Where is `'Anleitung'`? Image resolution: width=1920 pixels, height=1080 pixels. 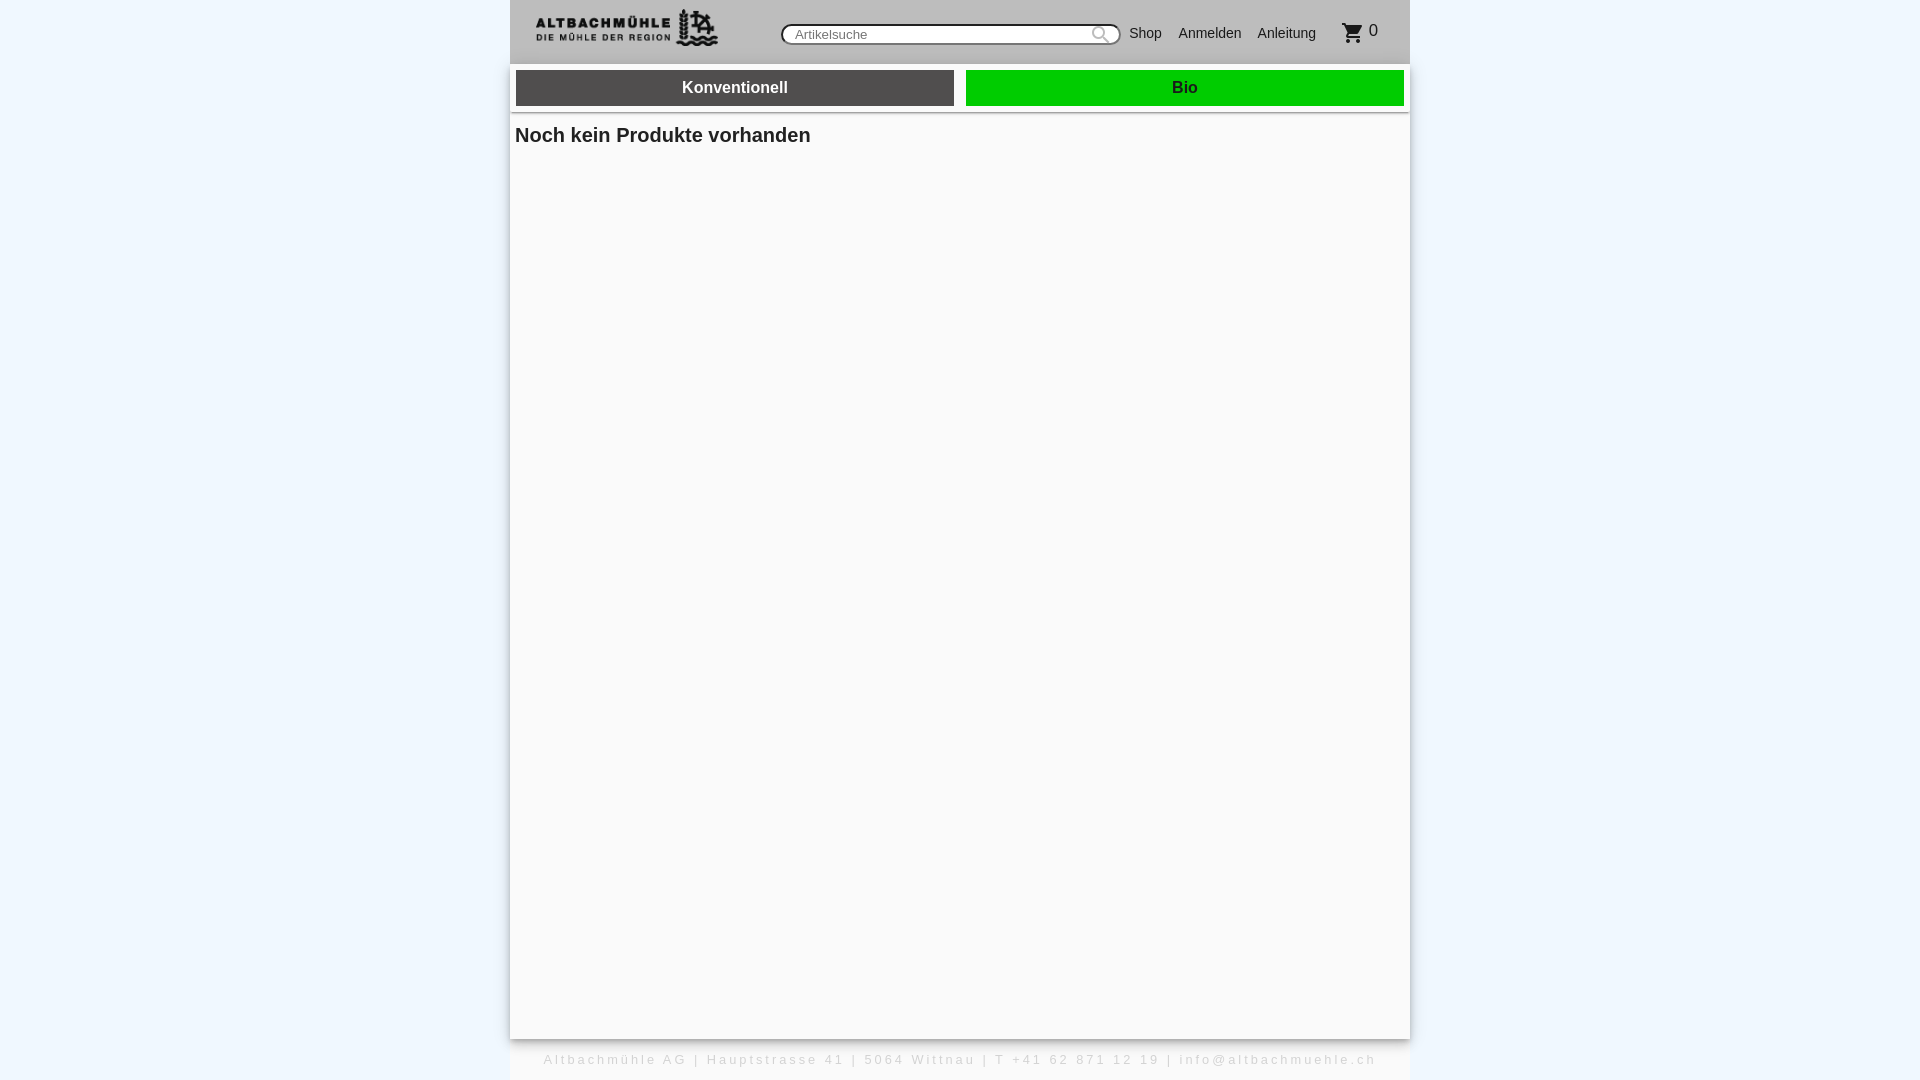
'Anleitung' is located at coordinates (1286, 31).